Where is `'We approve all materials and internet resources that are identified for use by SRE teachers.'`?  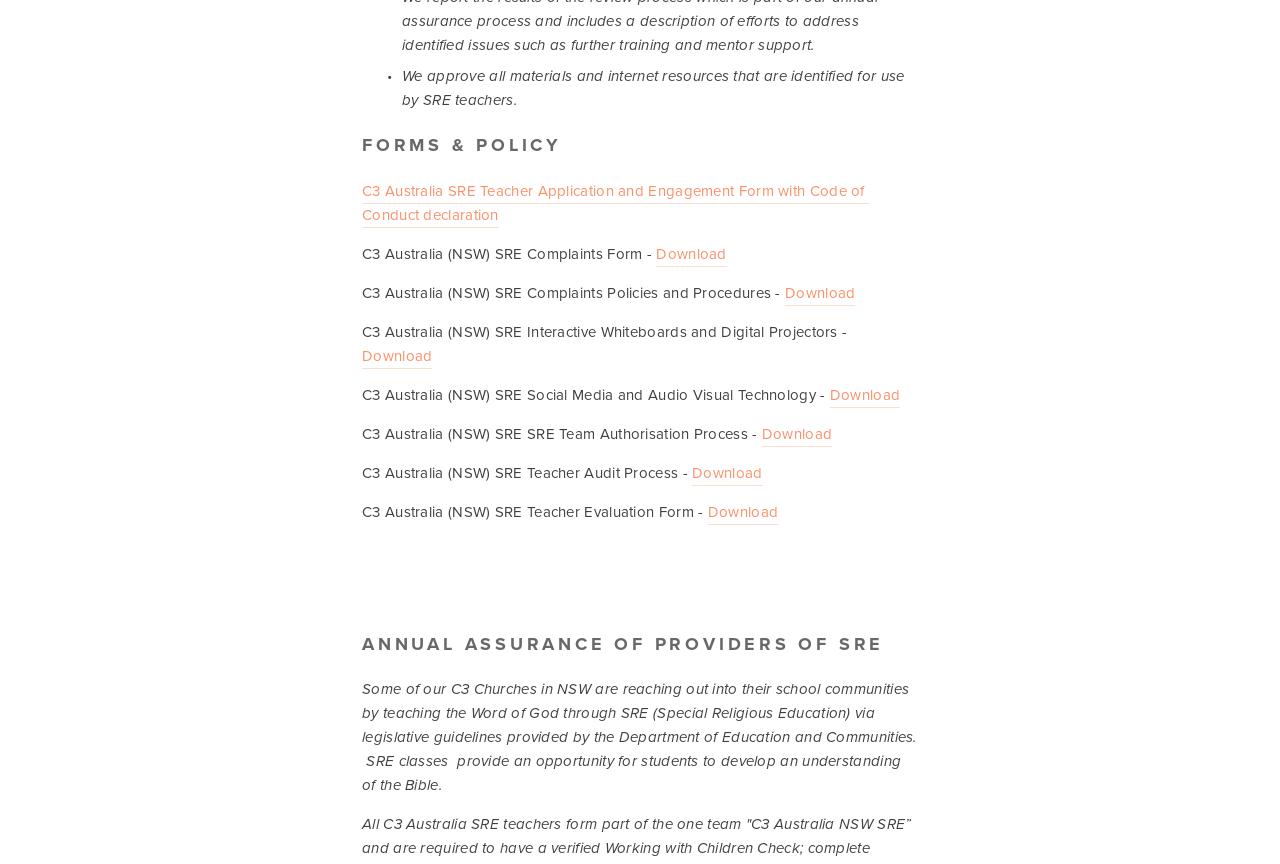
'We approve all materials and internet resources that are identified for use by SRE teachers.' is located at coordinates (654, 88).